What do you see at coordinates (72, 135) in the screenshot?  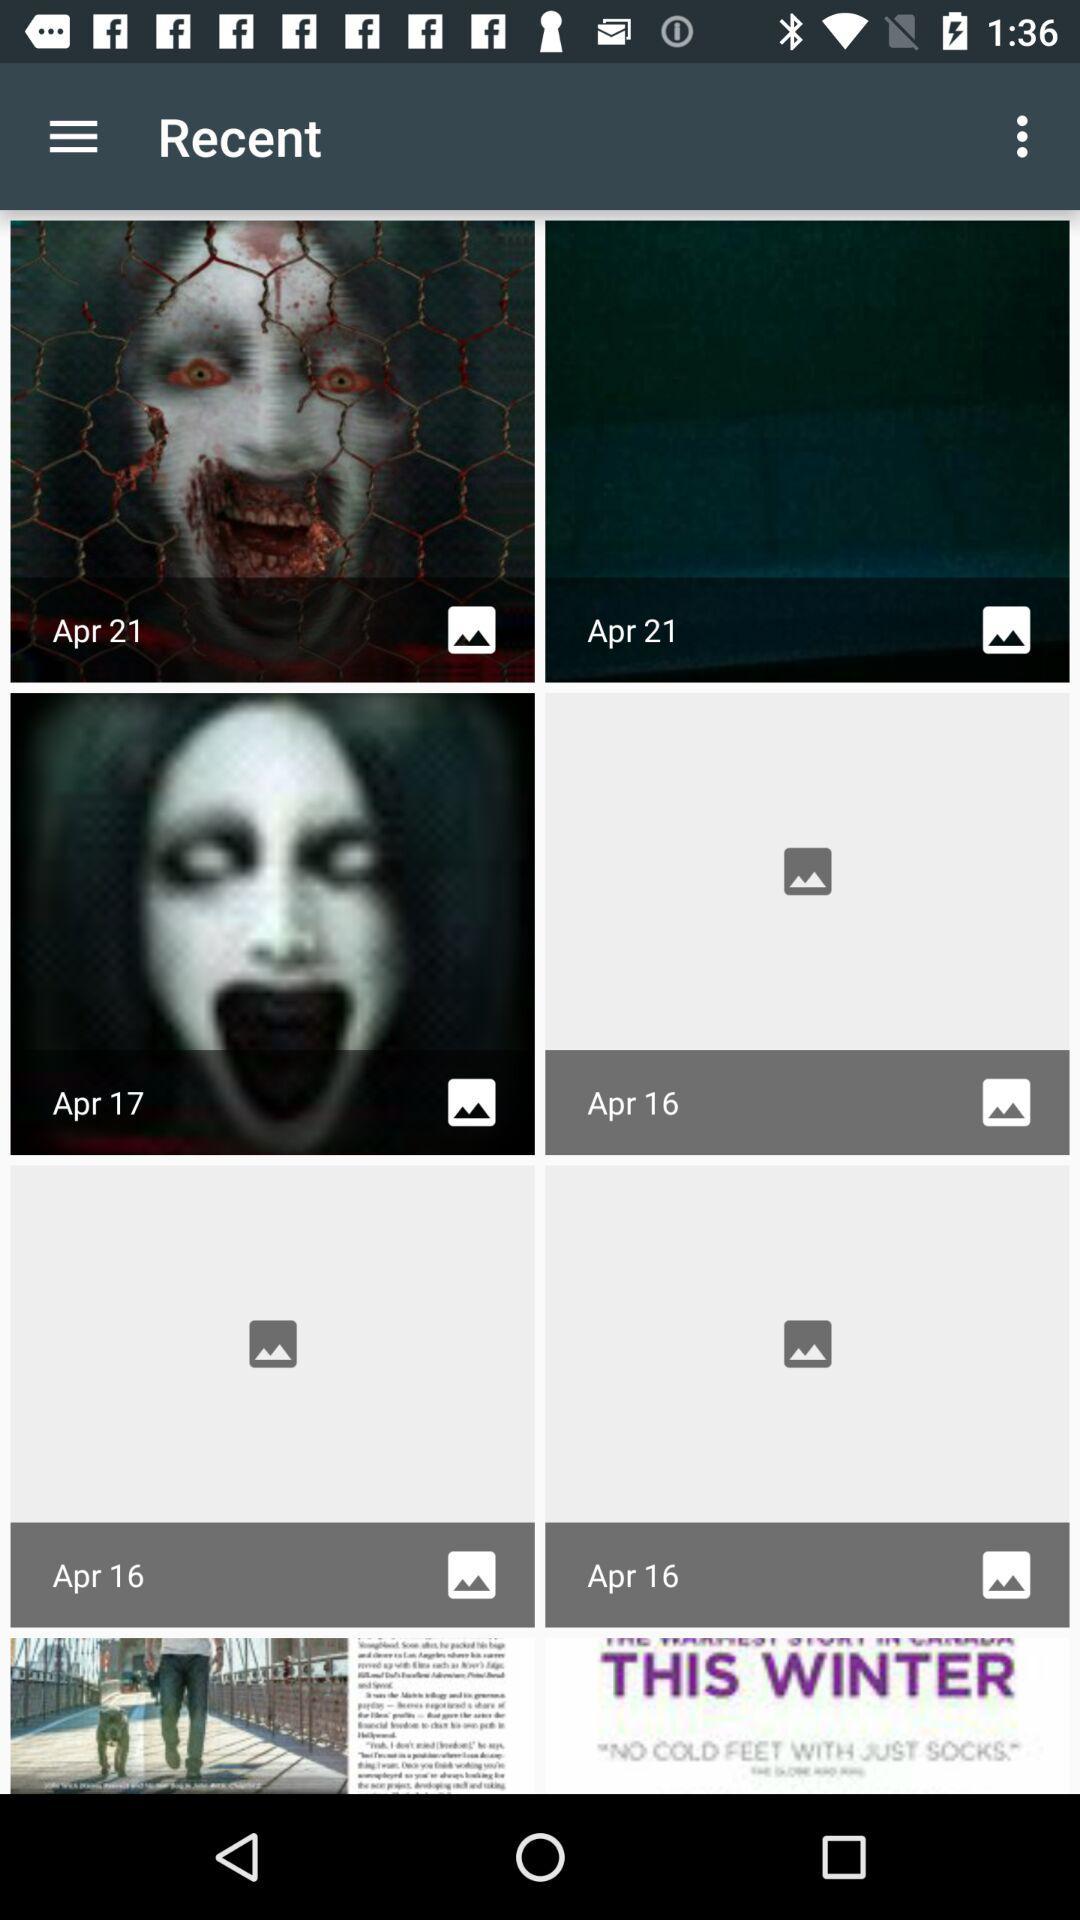 I see `icon to the left of recent app` at bounding box center [72, 135].